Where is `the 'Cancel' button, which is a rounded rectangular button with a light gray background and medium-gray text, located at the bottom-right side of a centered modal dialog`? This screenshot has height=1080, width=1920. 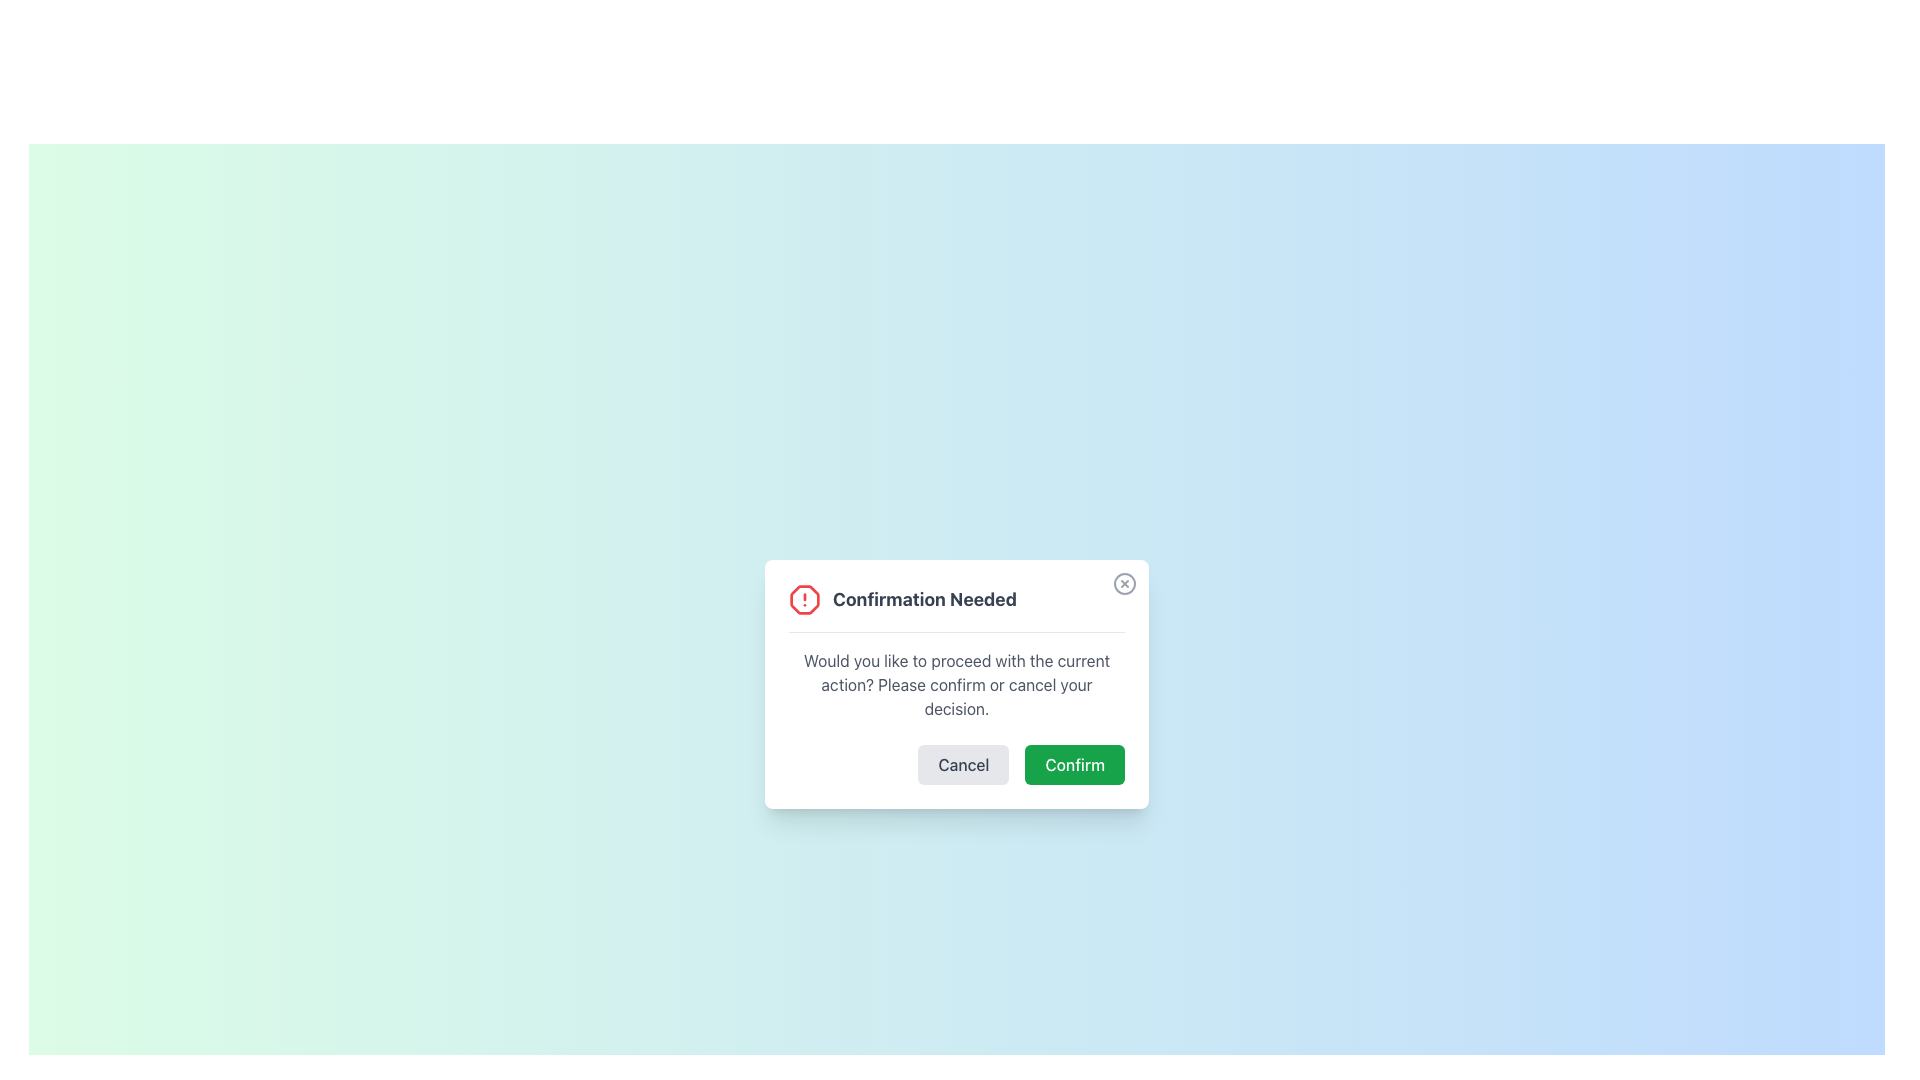
the 'Cancel' button, which is a rounded rectangular button with a light gray background and medium-gray text, located at the bottom-right side of a centered modal dialog is located at coordinates (964, 764).